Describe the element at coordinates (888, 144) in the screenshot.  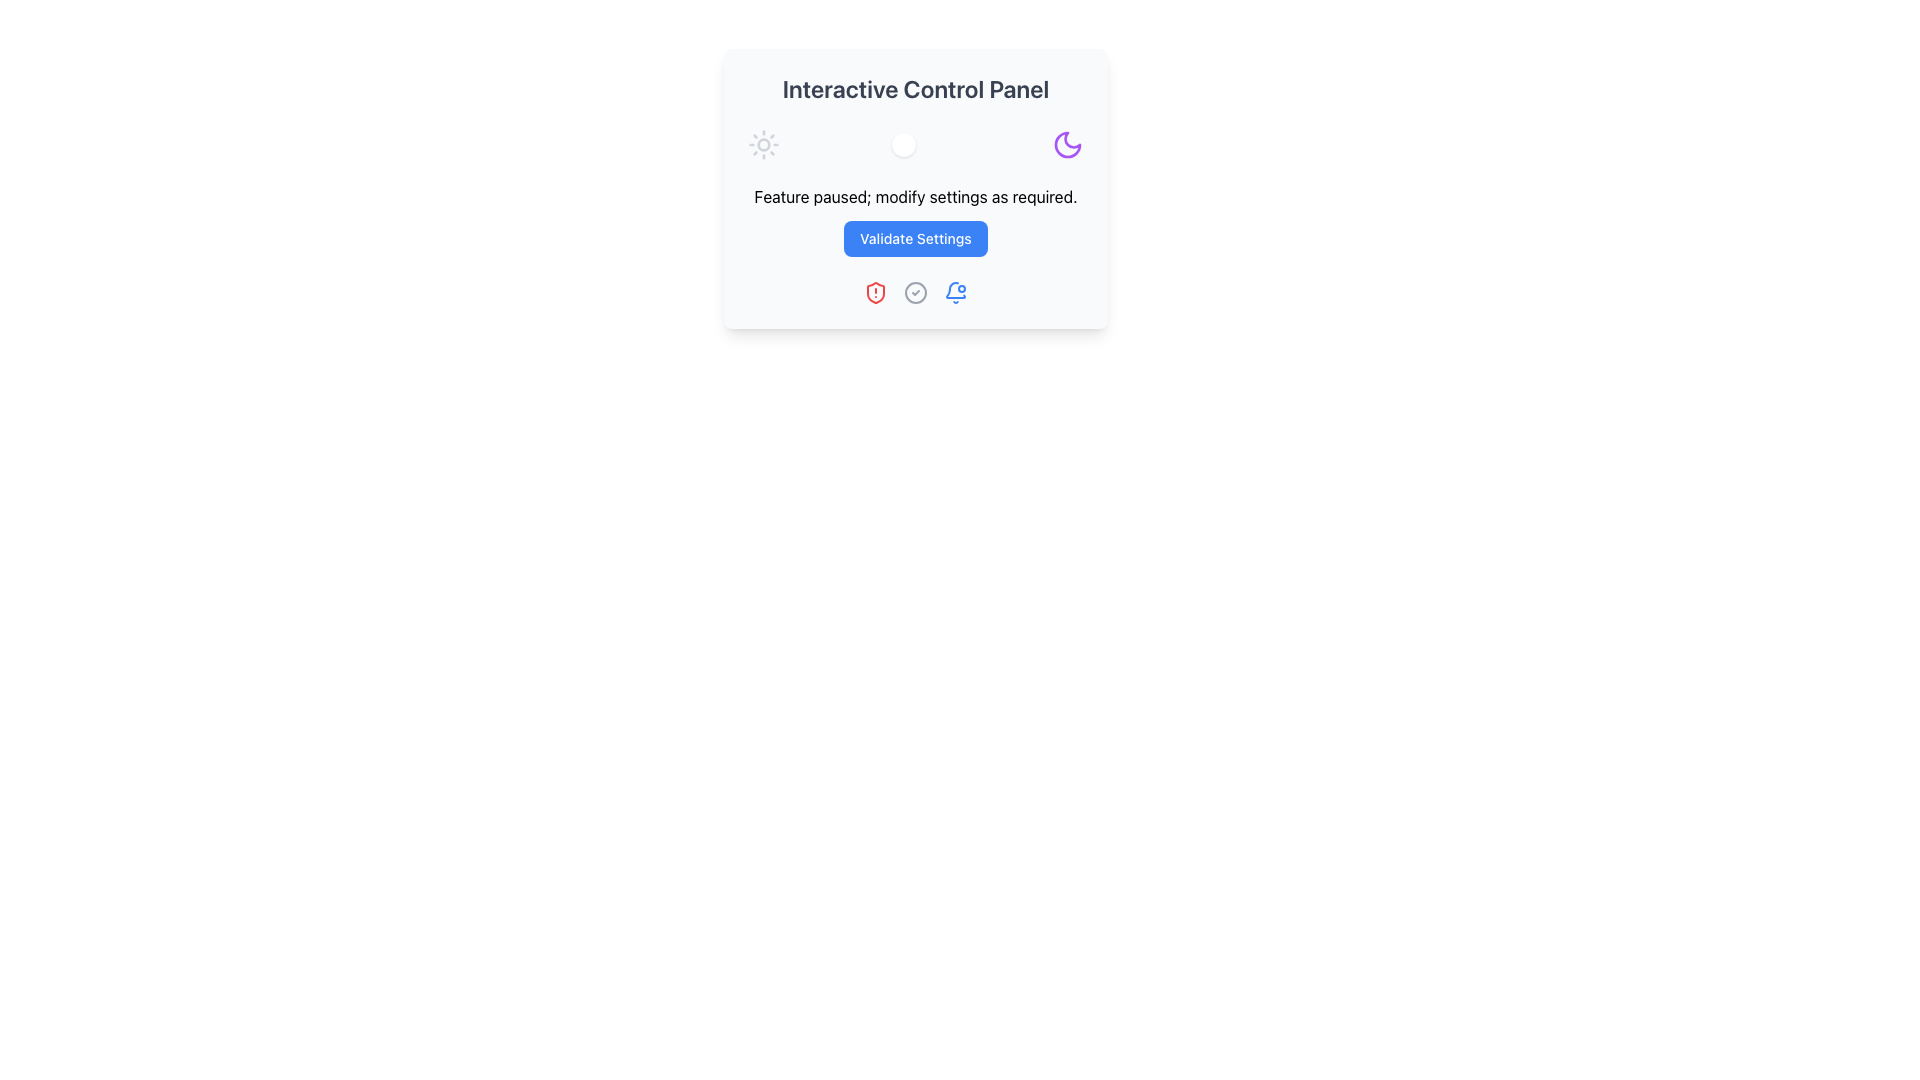
I see `the slider` at that location.